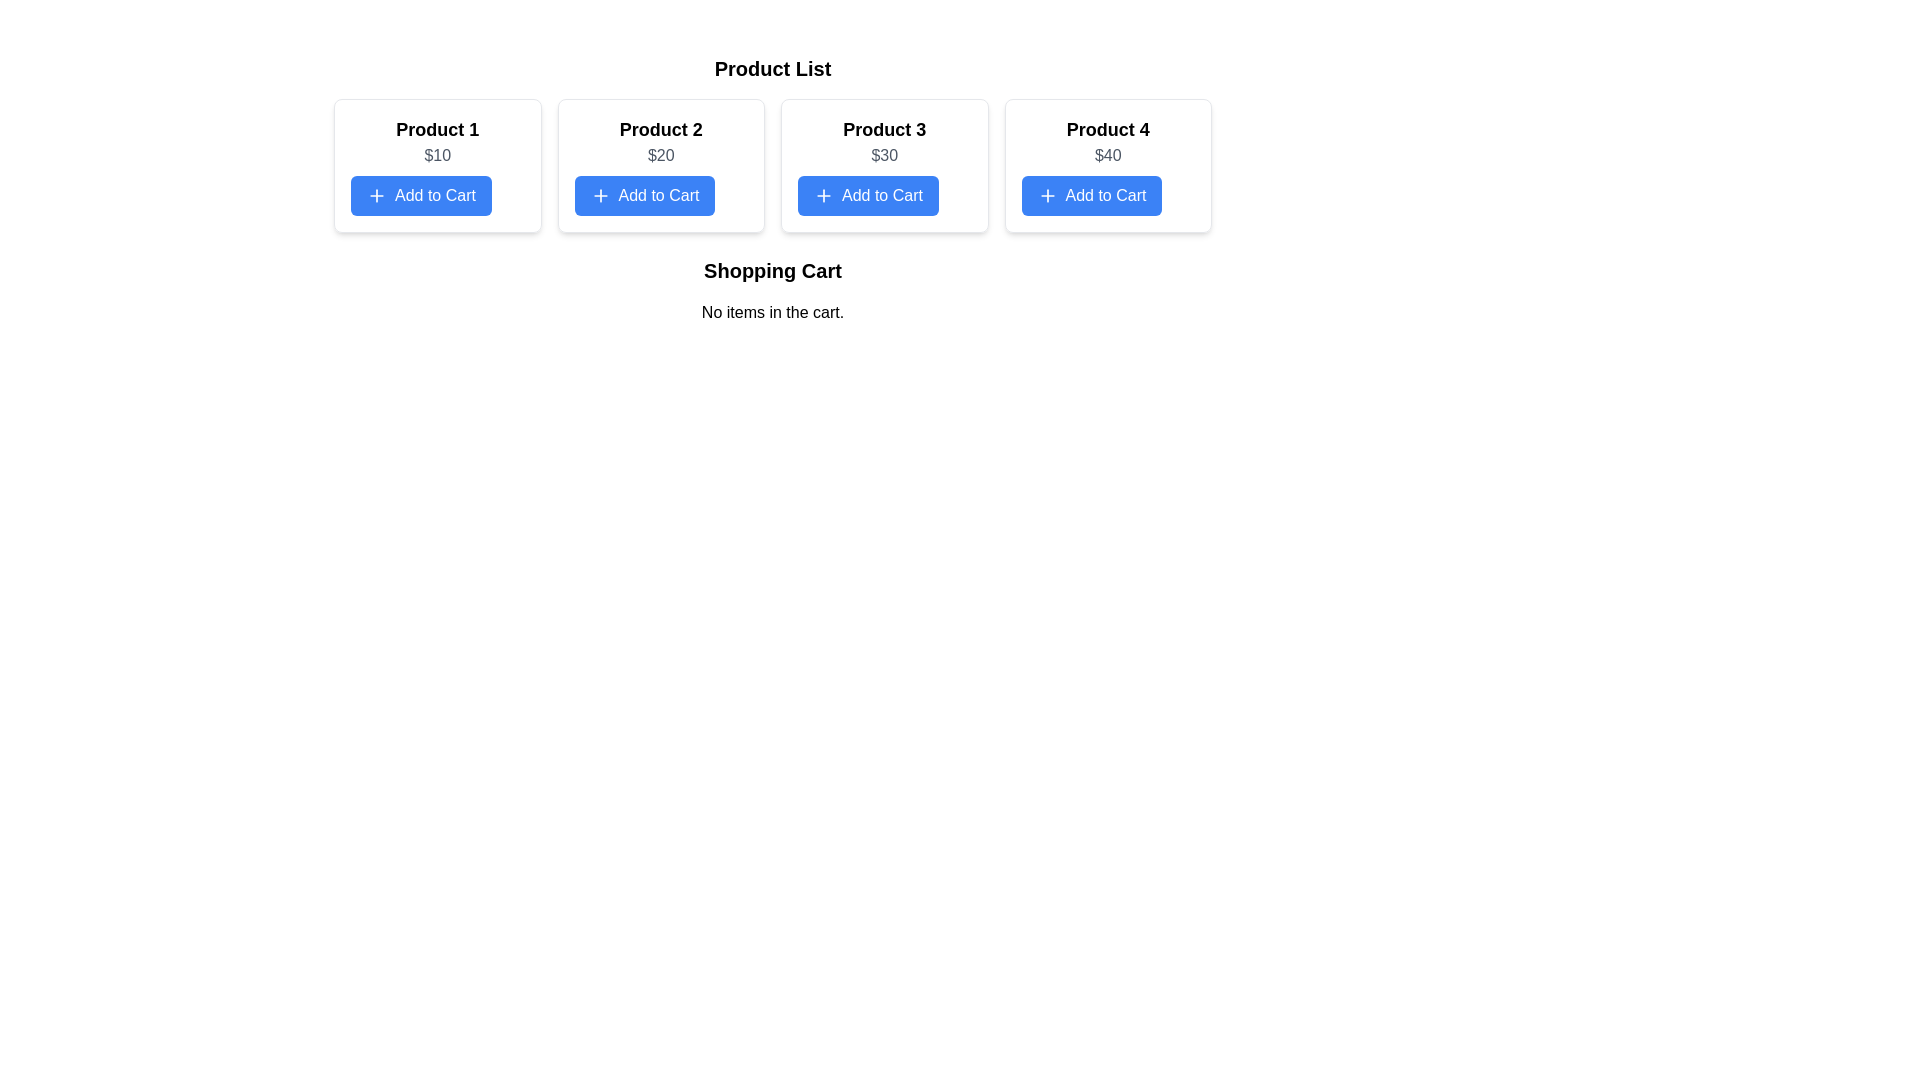 The image size is (1920, 1080). What do you see at coordinates (644, 196) in the screenshot?
I see `the 'Add to Cart' button located at the bottom of the 'Product 2' card priced at '$20'` at bounding box center [644, 196].